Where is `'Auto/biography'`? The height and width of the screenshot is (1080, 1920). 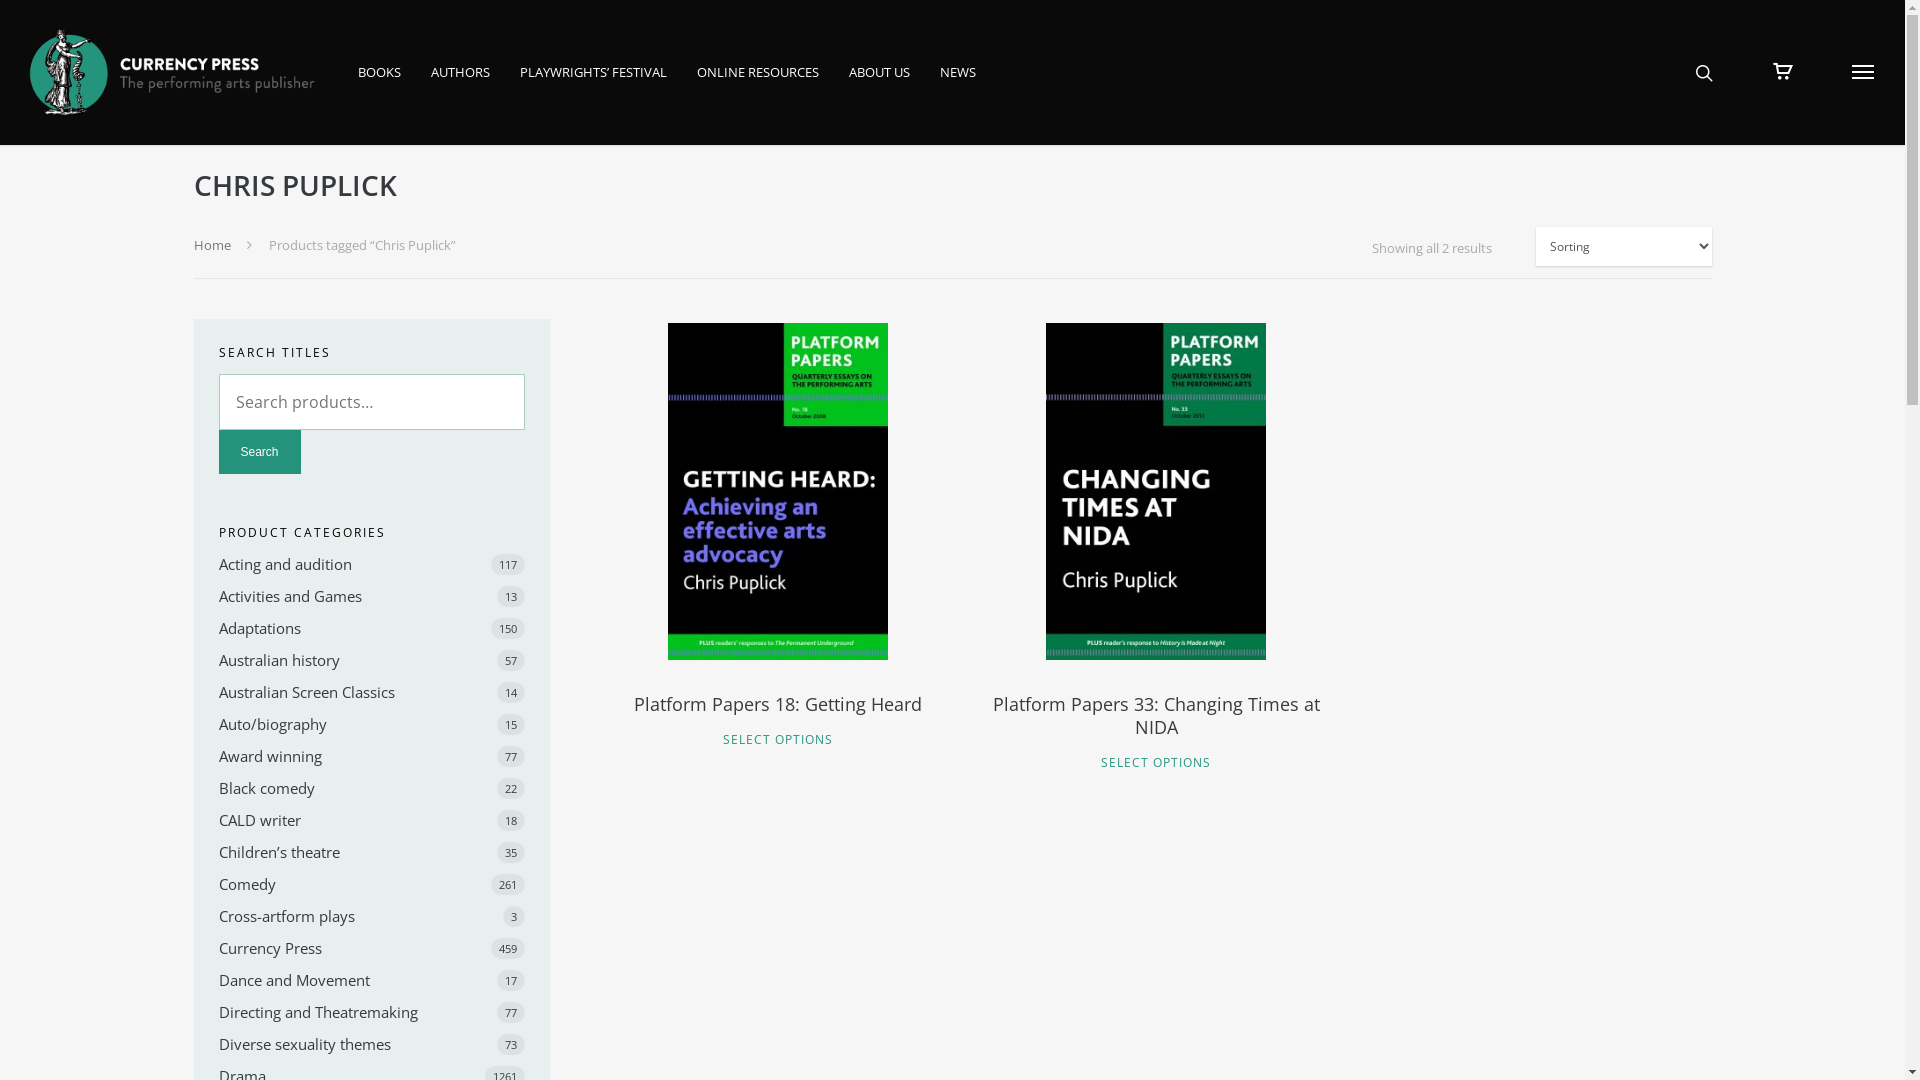
'Auto/biography' is located at coordinates (371, 724).